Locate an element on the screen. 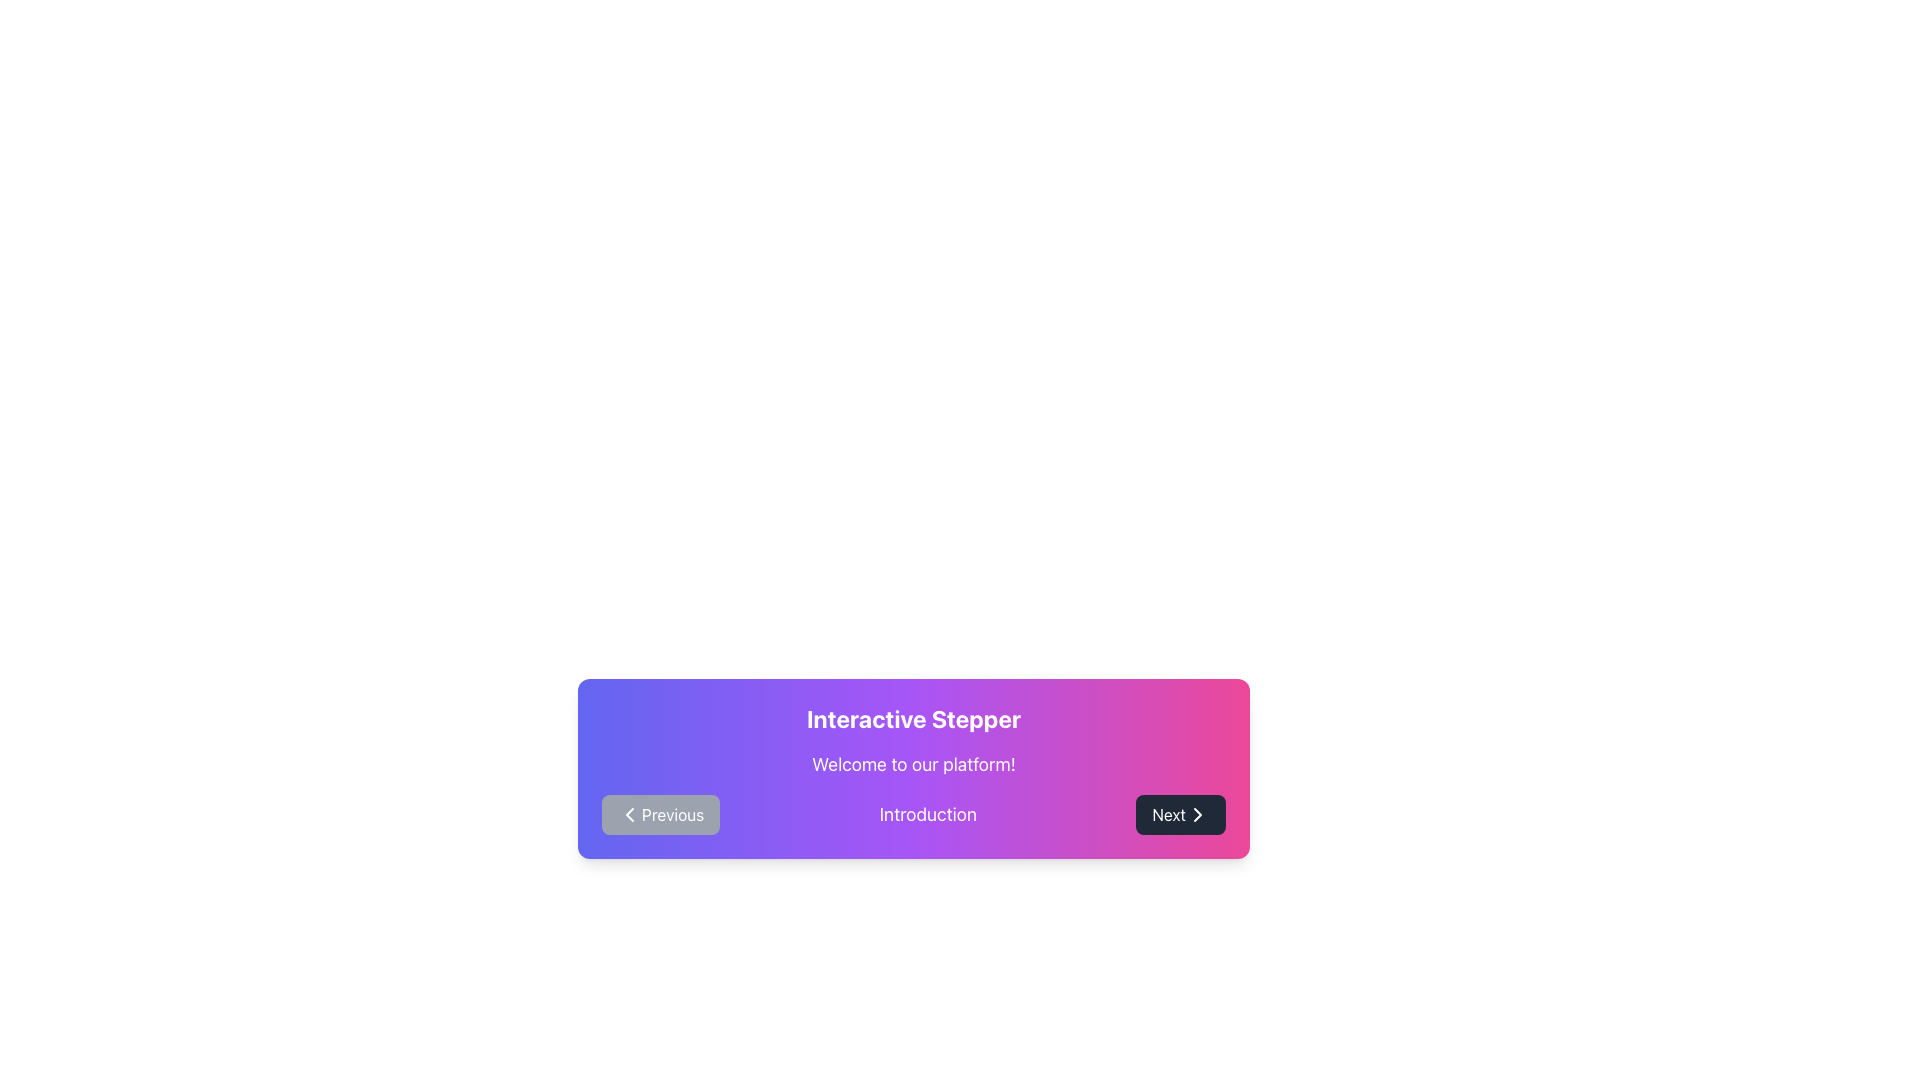  the chevron arrow icon located at the center of the 'Next' button to proceed in the navigation workflow is located at coordinates (1197, 814).